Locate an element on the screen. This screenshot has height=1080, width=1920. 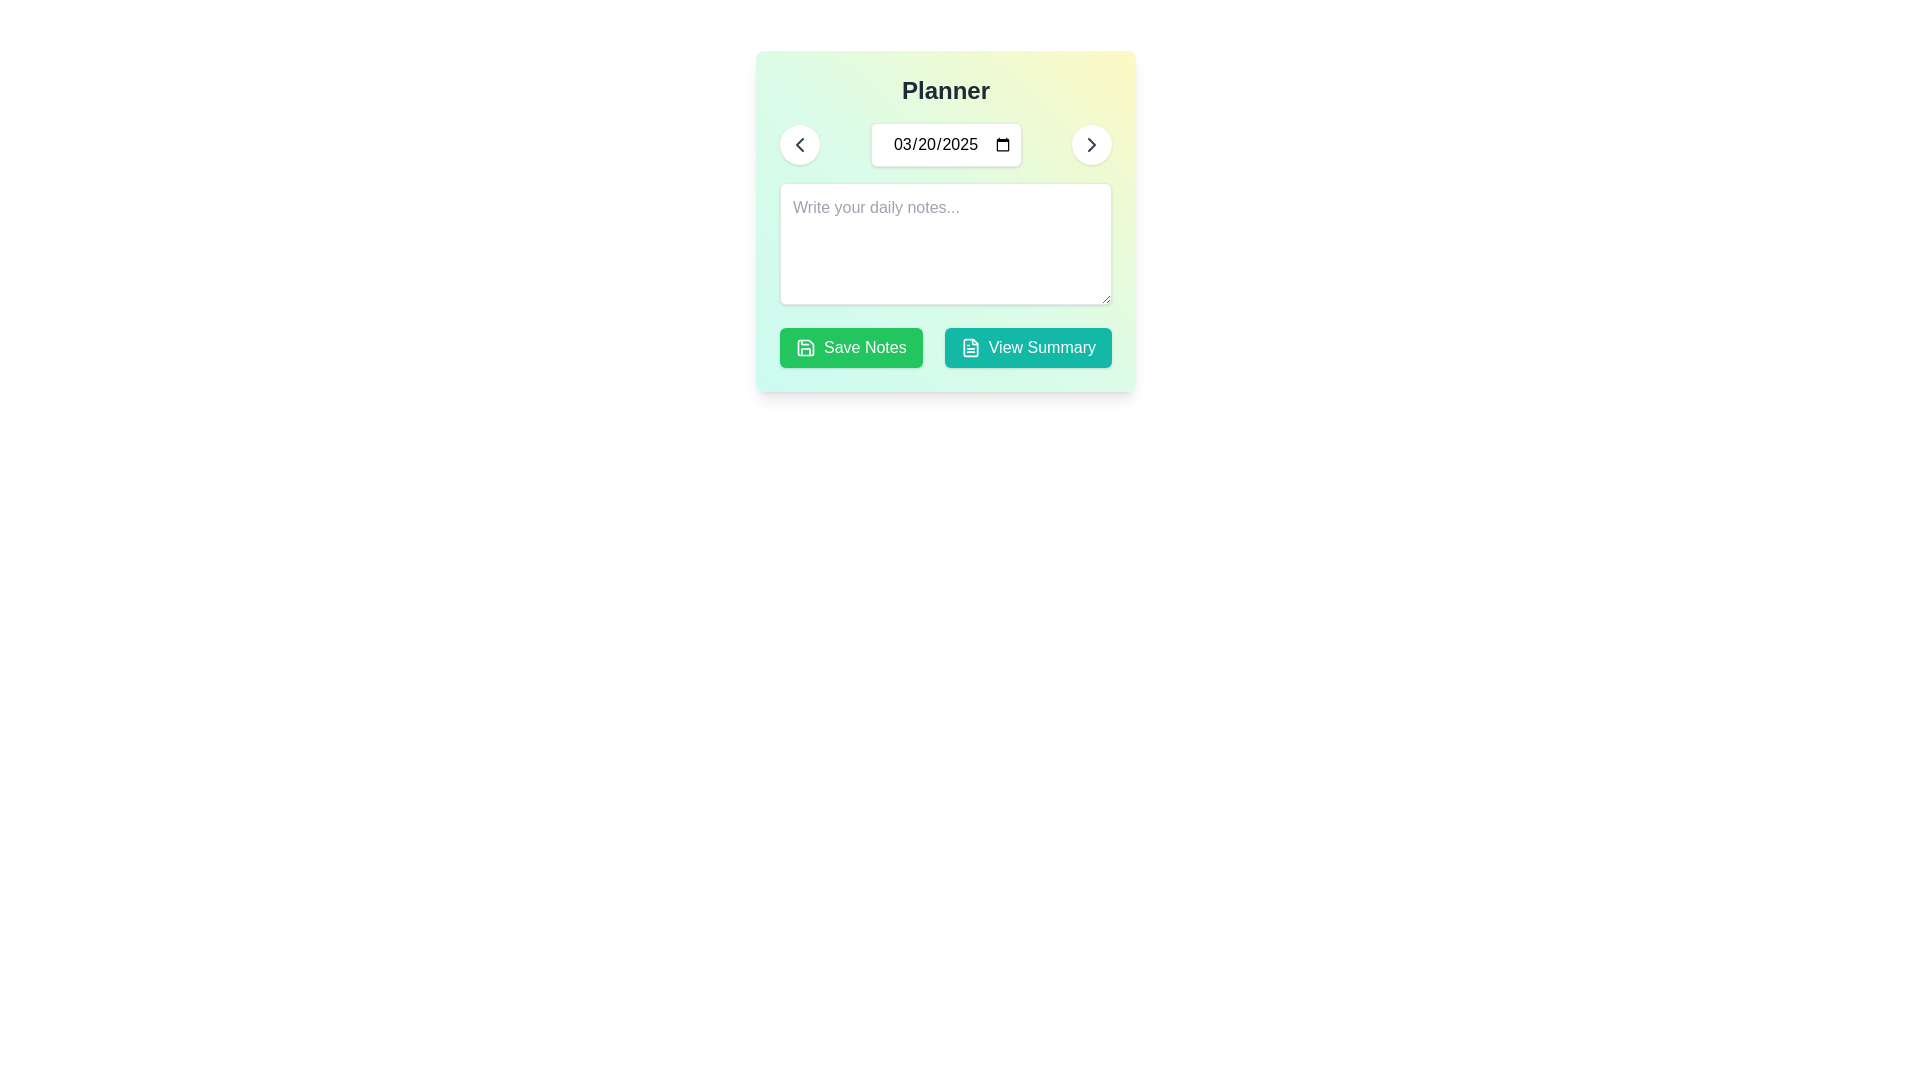
the leftmost button designed to save notes in the card interface to observe potential hover effects is located at coordinates (851, 346).